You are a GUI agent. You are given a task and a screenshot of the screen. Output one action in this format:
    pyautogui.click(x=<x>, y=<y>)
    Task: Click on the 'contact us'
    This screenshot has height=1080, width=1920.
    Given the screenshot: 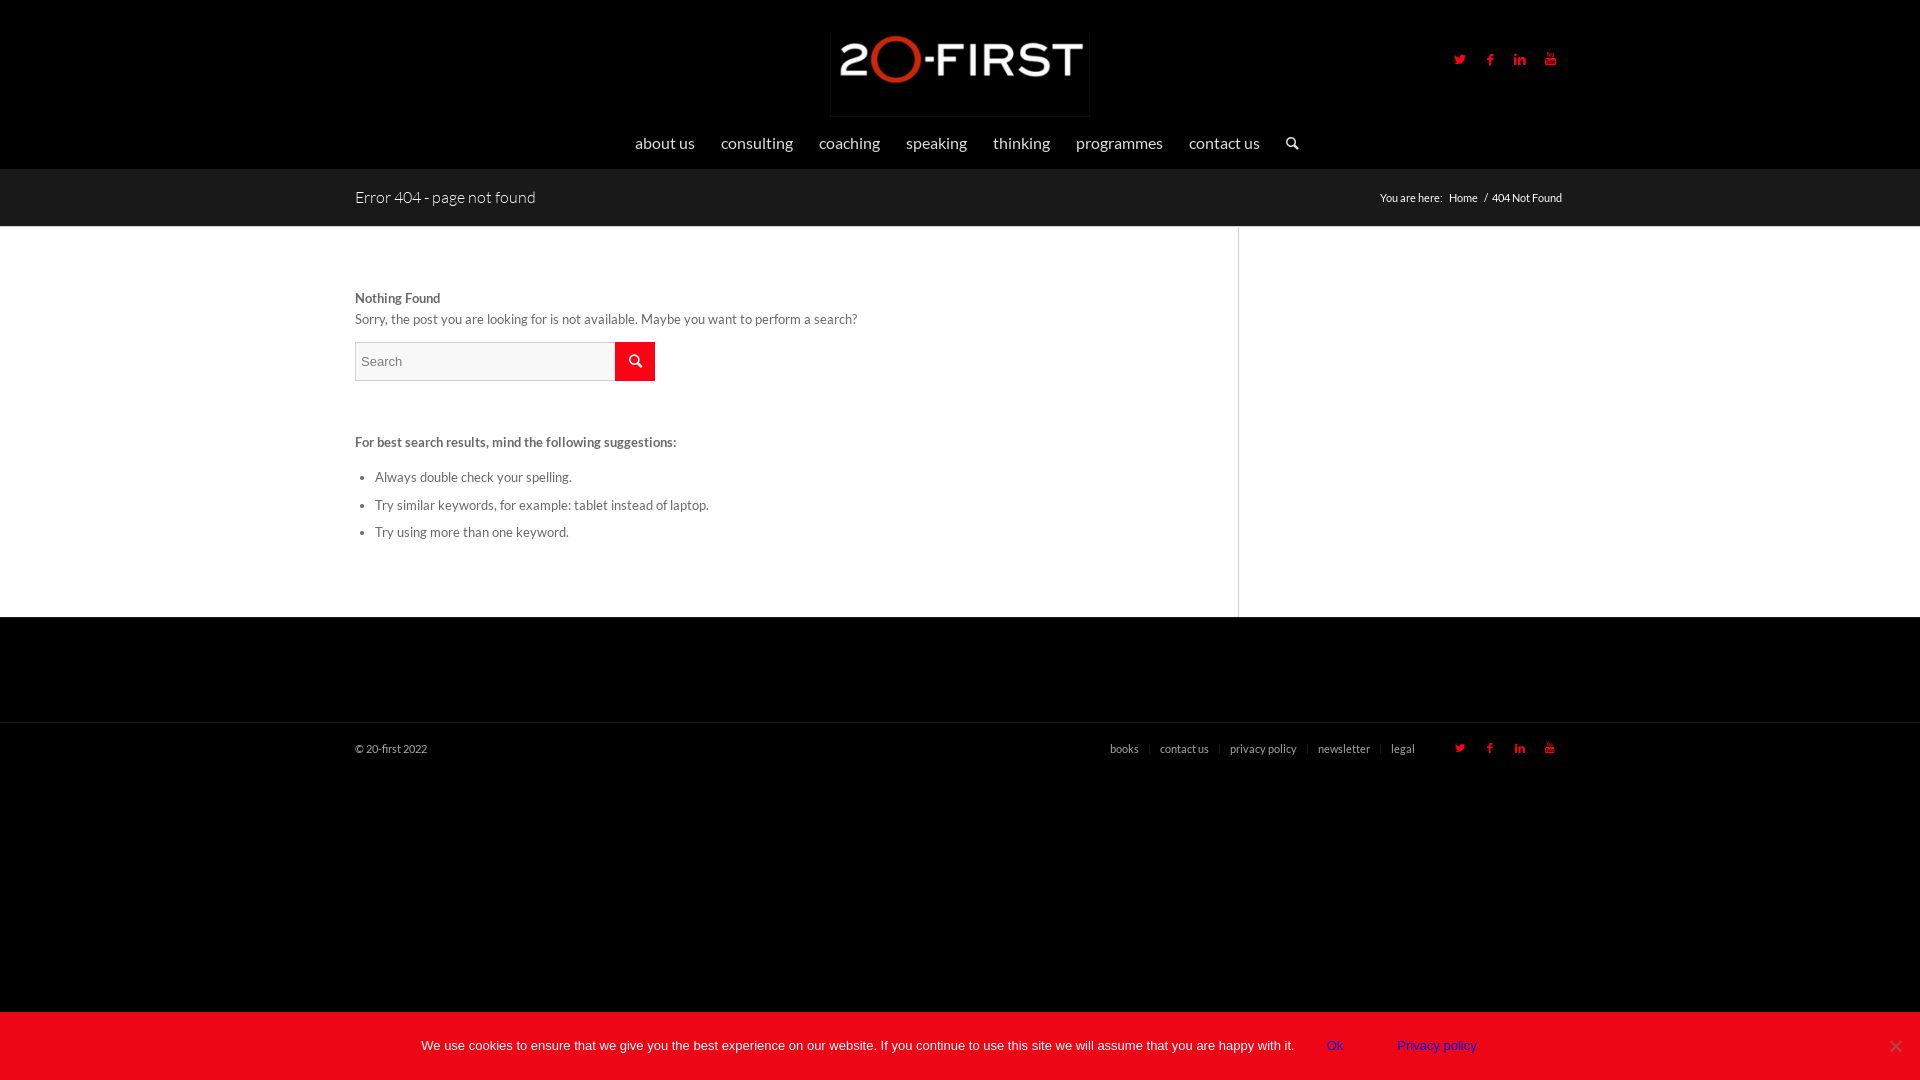 What is the action you would take?
    pyautogui.click(x=1176, y=141)
    